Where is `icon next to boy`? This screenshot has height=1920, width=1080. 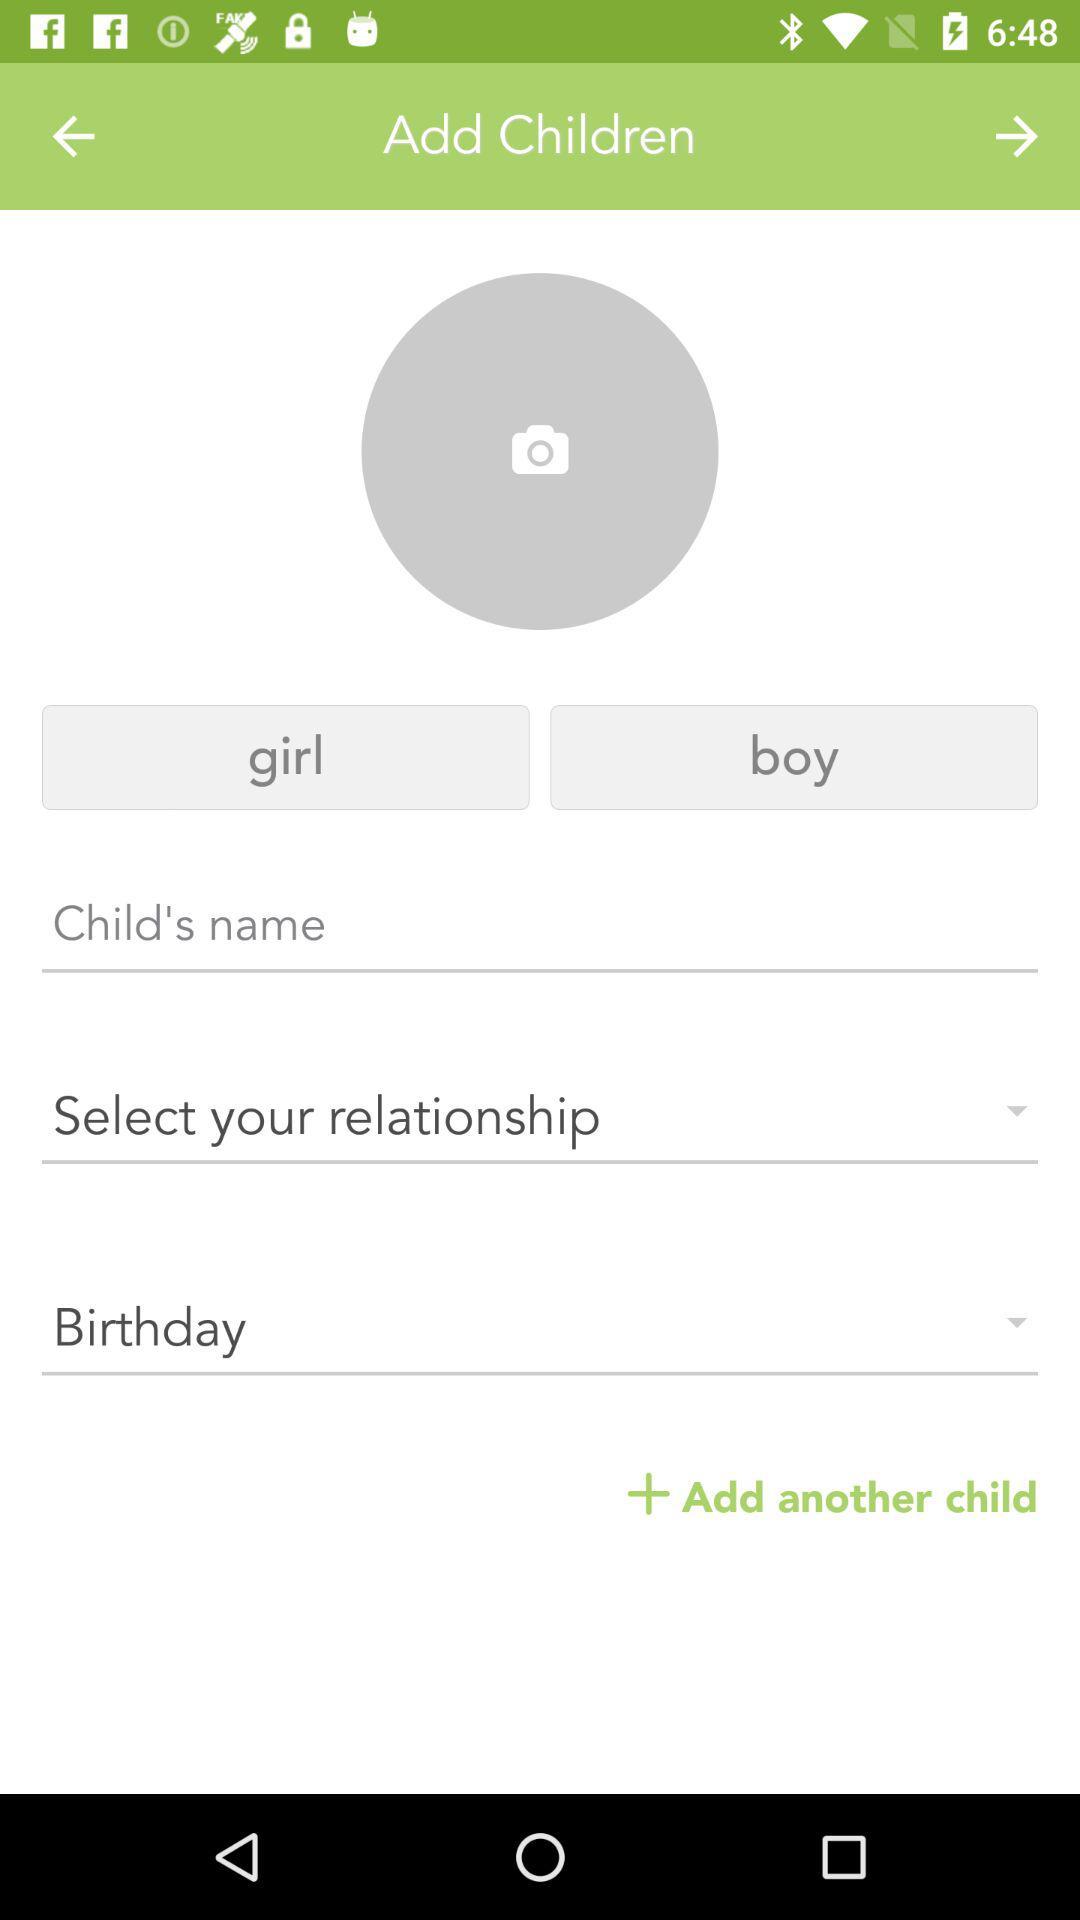
icon next to boy is located at coordinates (285, 756).